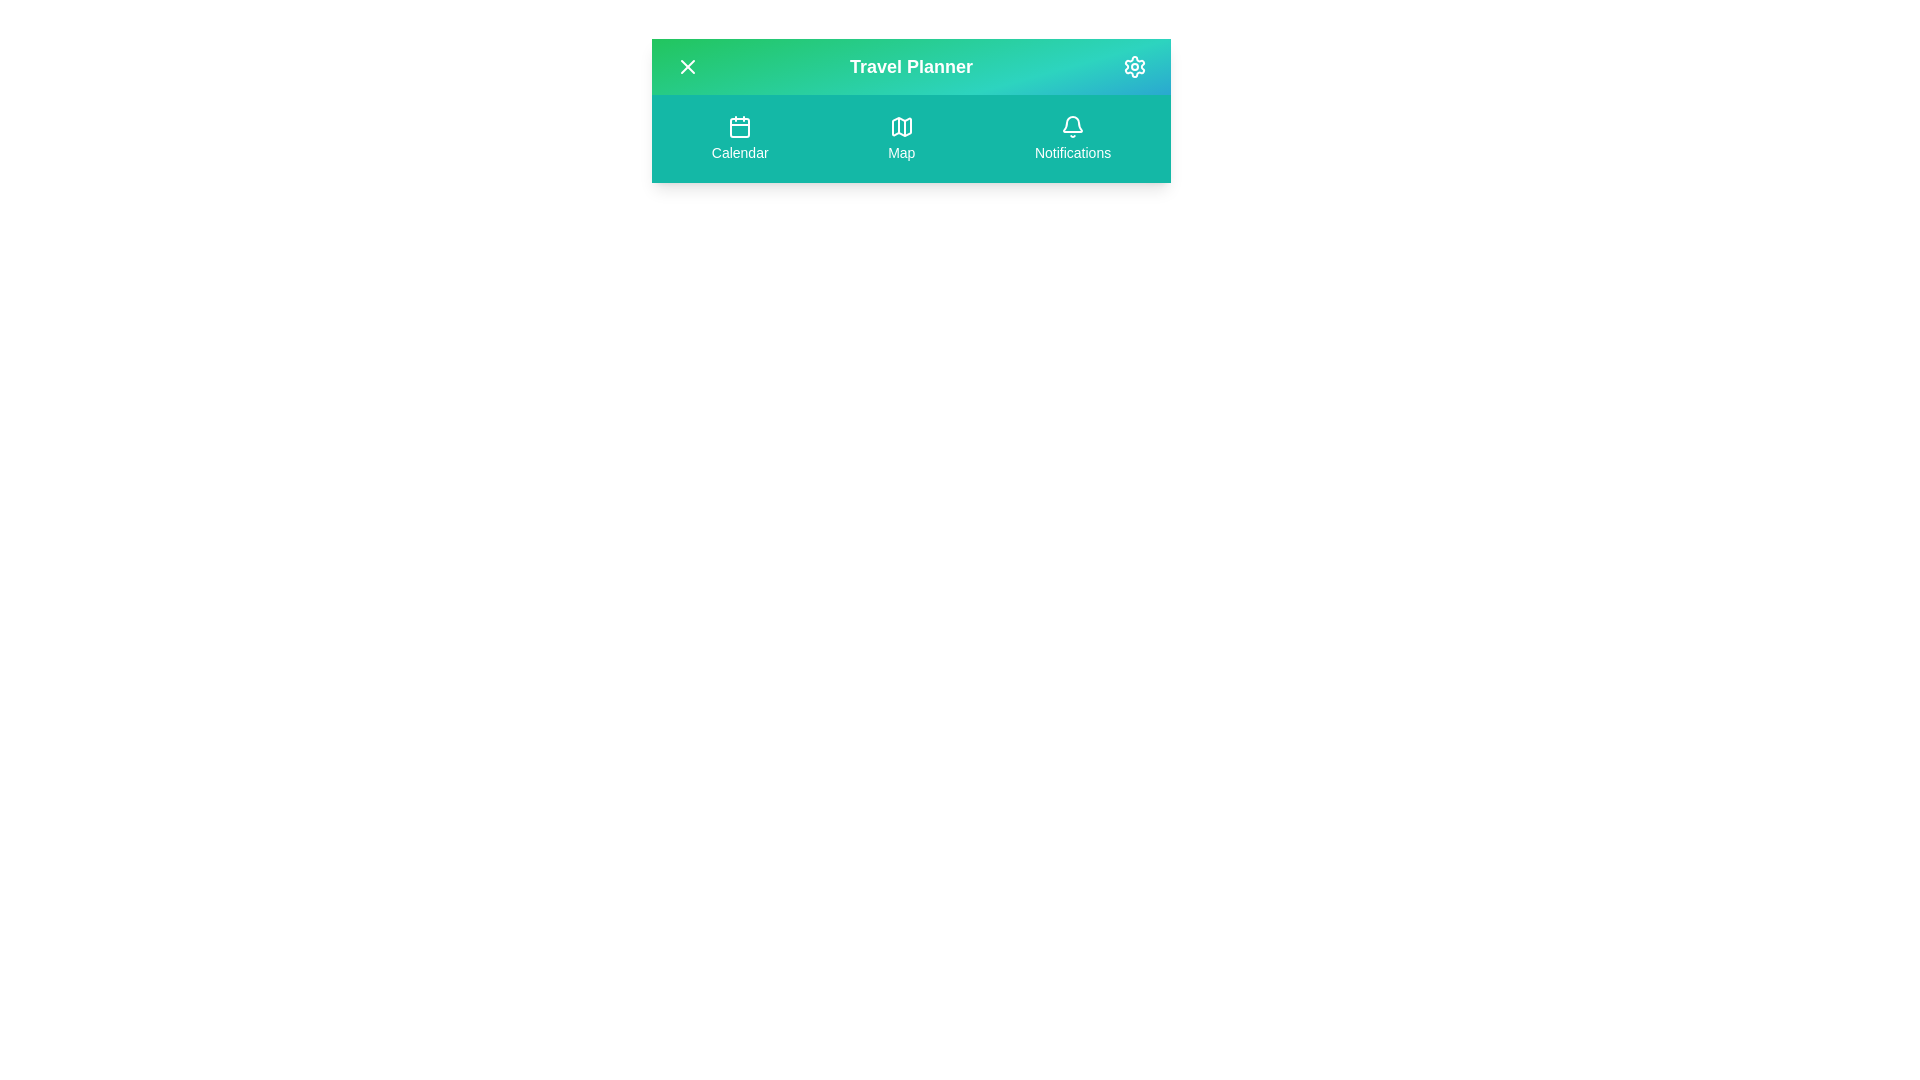  What do you see at coordinates (900, 137) in the screenshot?
I see `the Map navigation button` at bounding box center [900, 137].